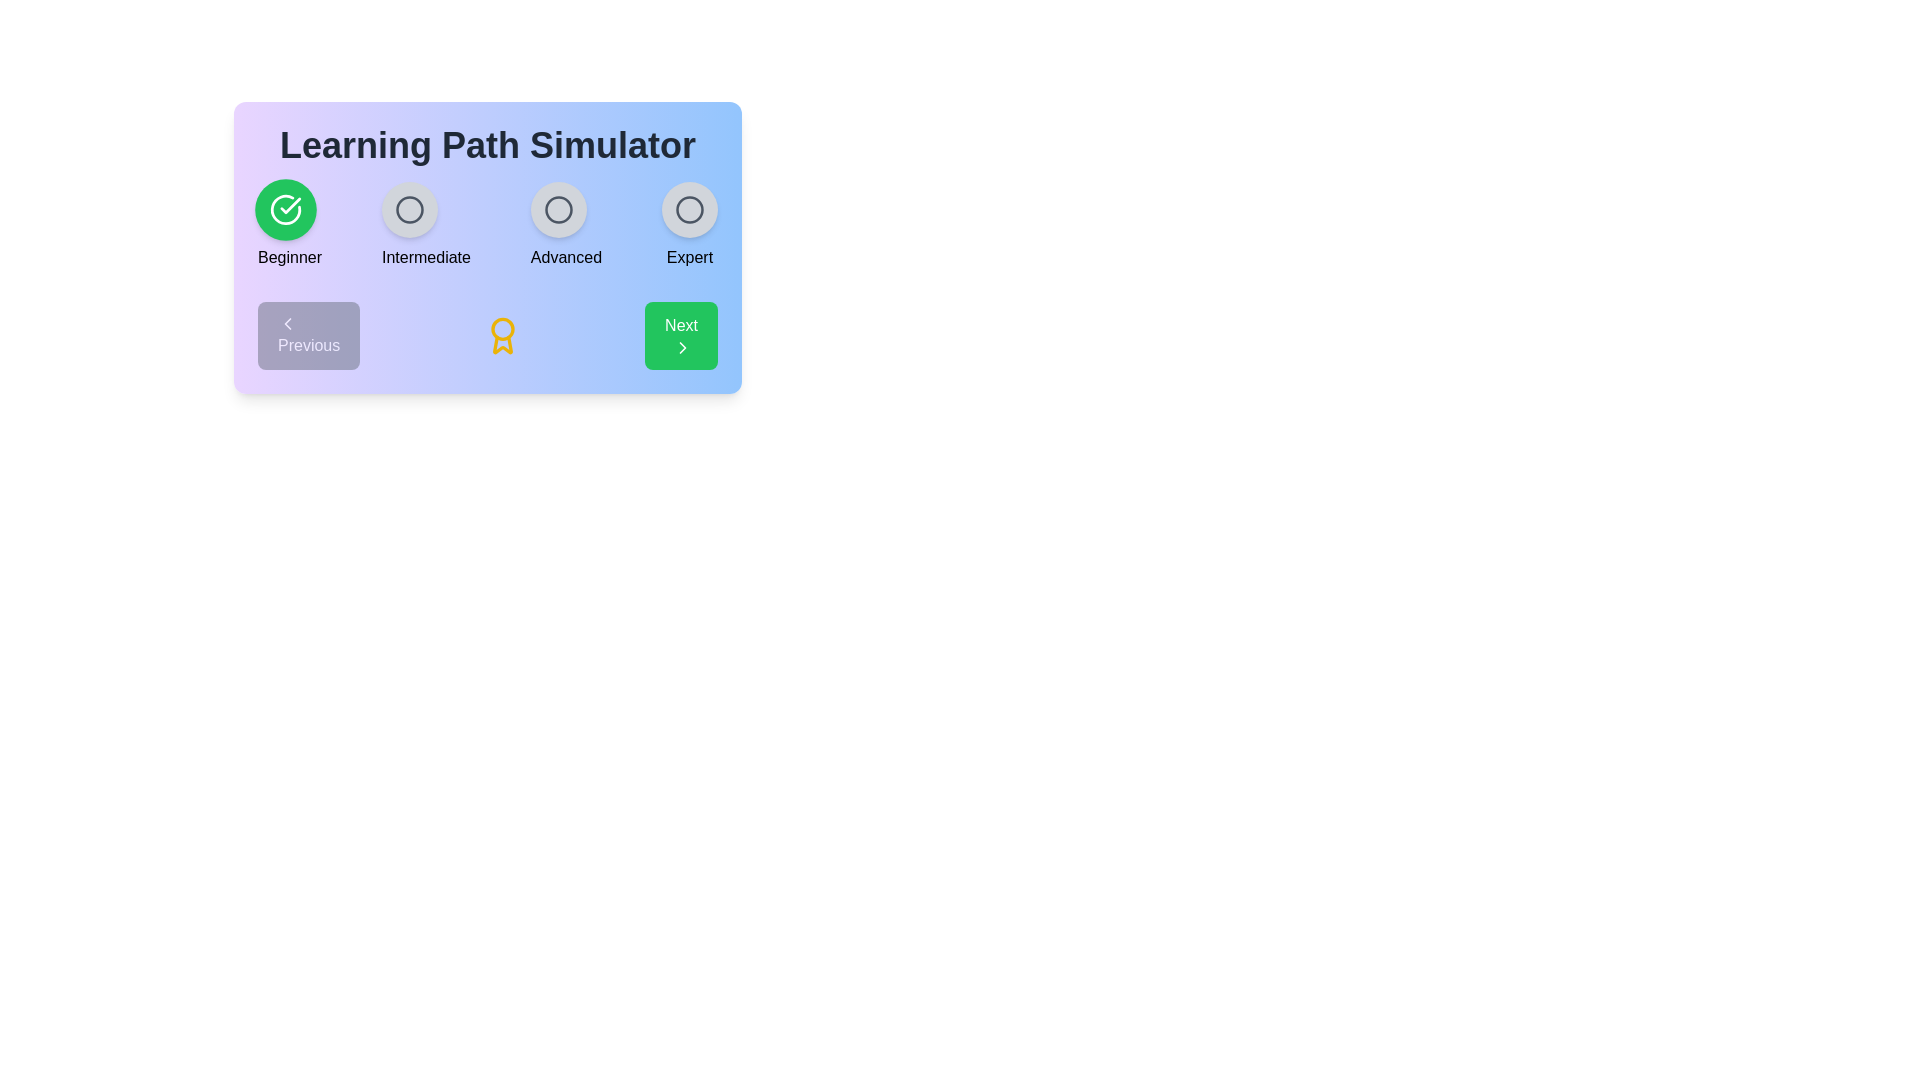 The width and height of the screenshot is (1920, 1080). What do you see at coordinates (289, 225) in the screenshot?
I see `the 'Beginner' circular status icon` at bounding box center [289, 225].